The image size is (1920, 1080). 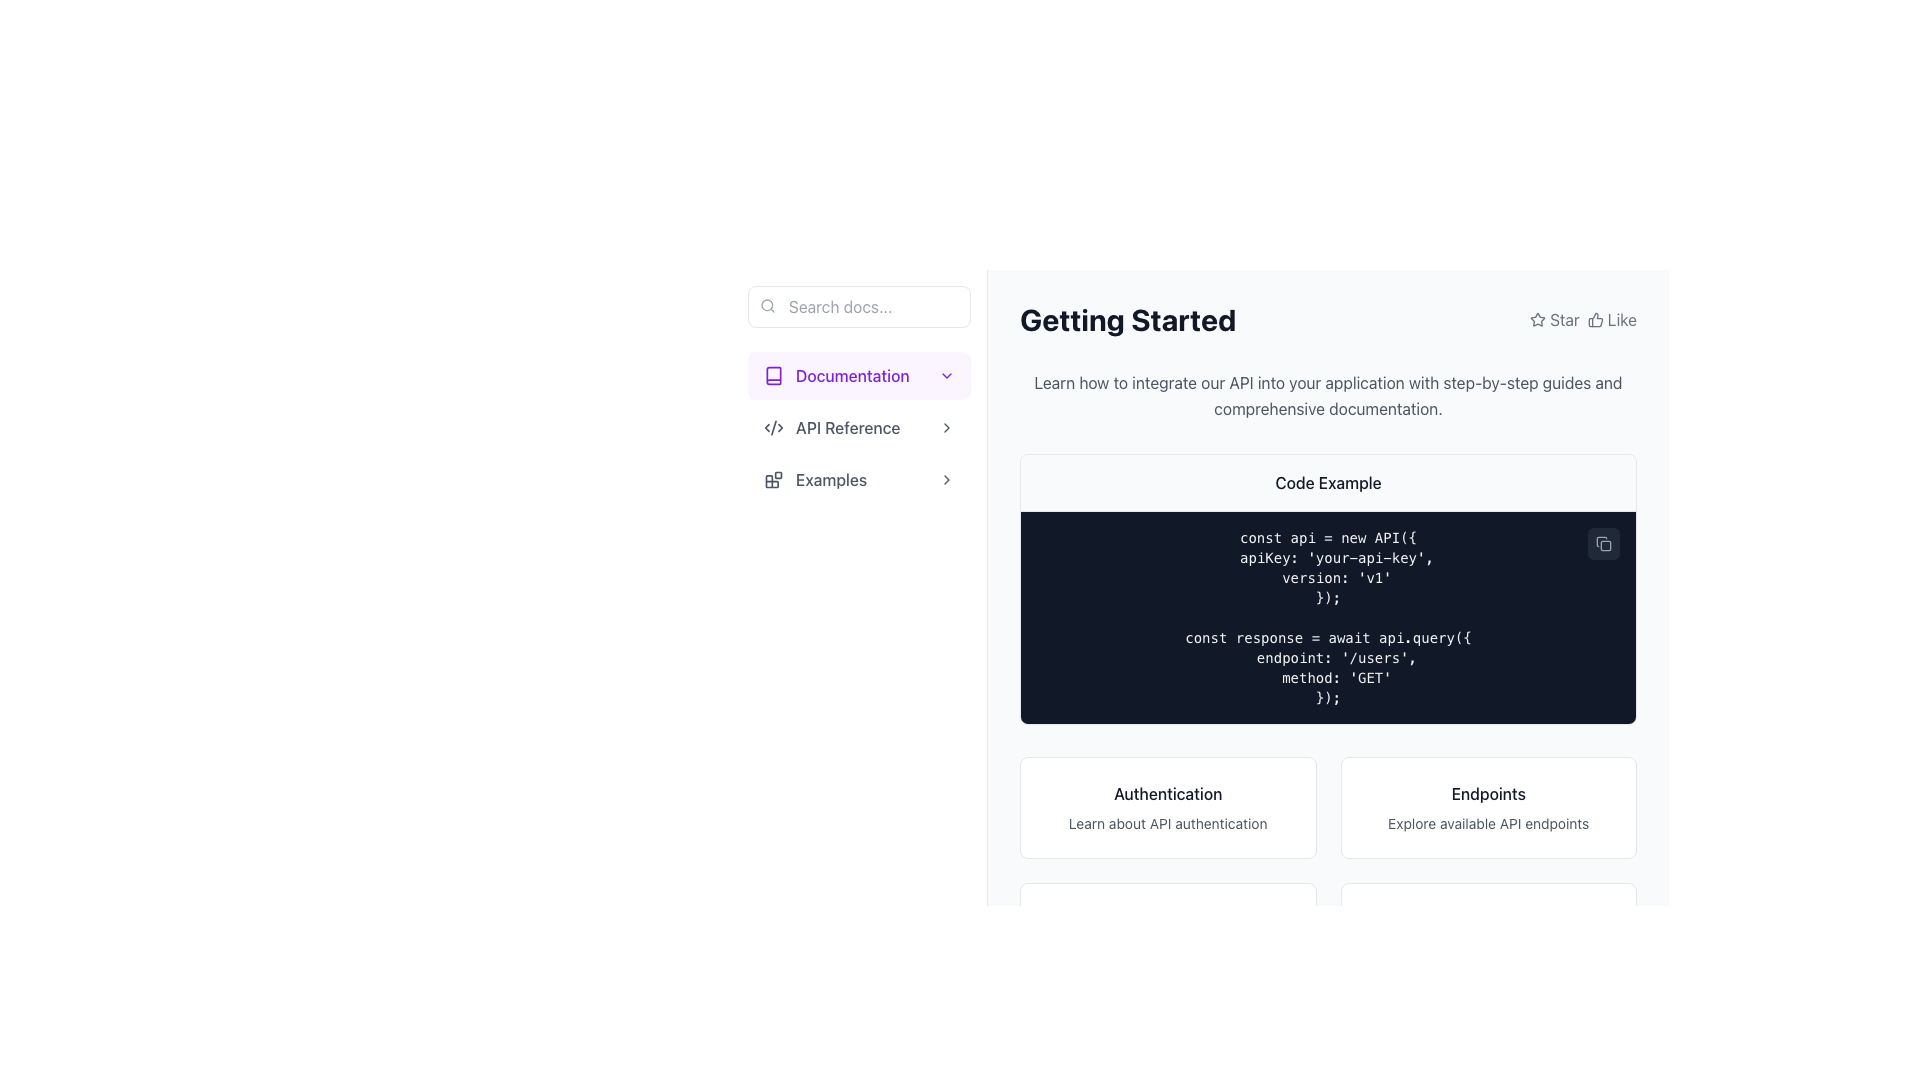 What do you see at coordinates (1603, 543) in the screenshot?
I see `the small rectangular button with a dark gray background and rounded corners, located at the top-right corner of the code block, to trigger a hover effect` at bounding box center [1603, 543].